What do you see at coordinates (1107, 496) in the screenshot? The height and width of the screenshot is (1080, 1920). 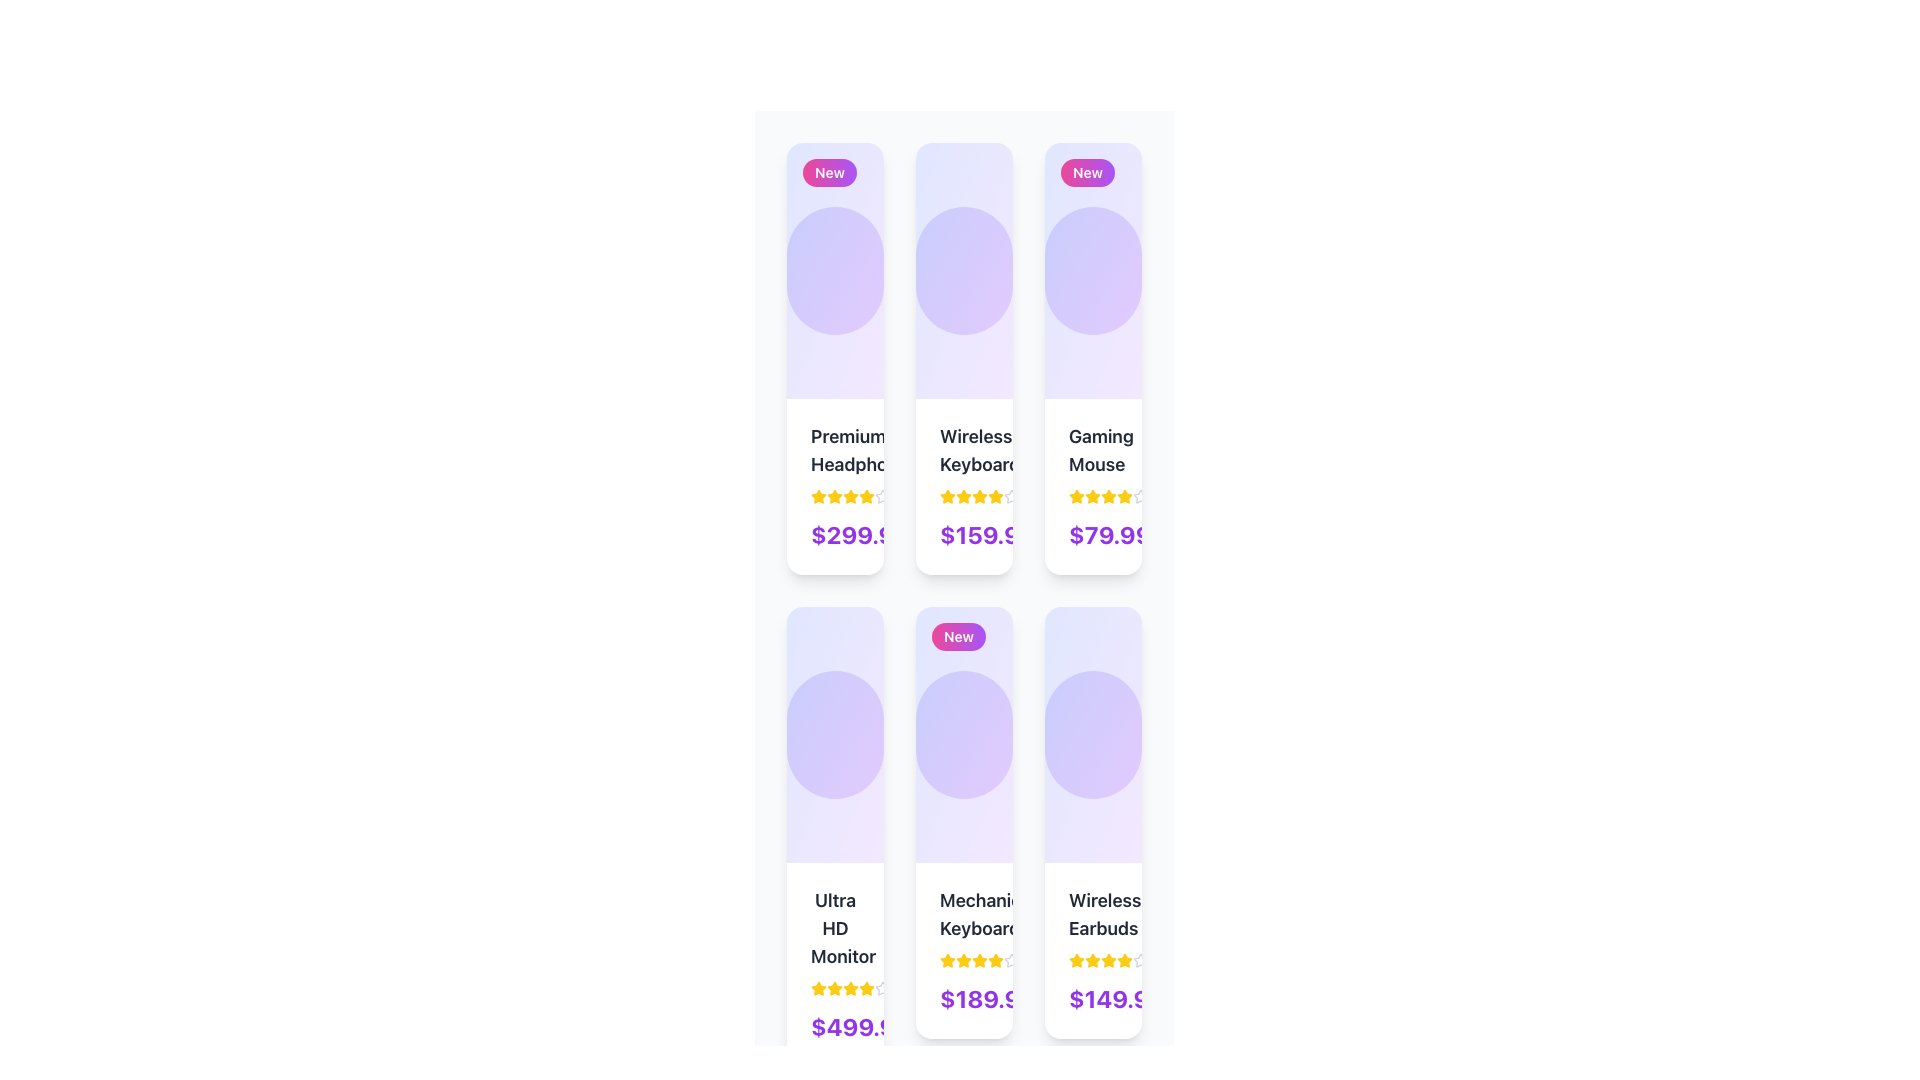 I see `the fifth yellow star icon used for ratings, located under the item titled 'Gaming Mouse', in the top-right of the visible list` at bounding box center [1107, 496].